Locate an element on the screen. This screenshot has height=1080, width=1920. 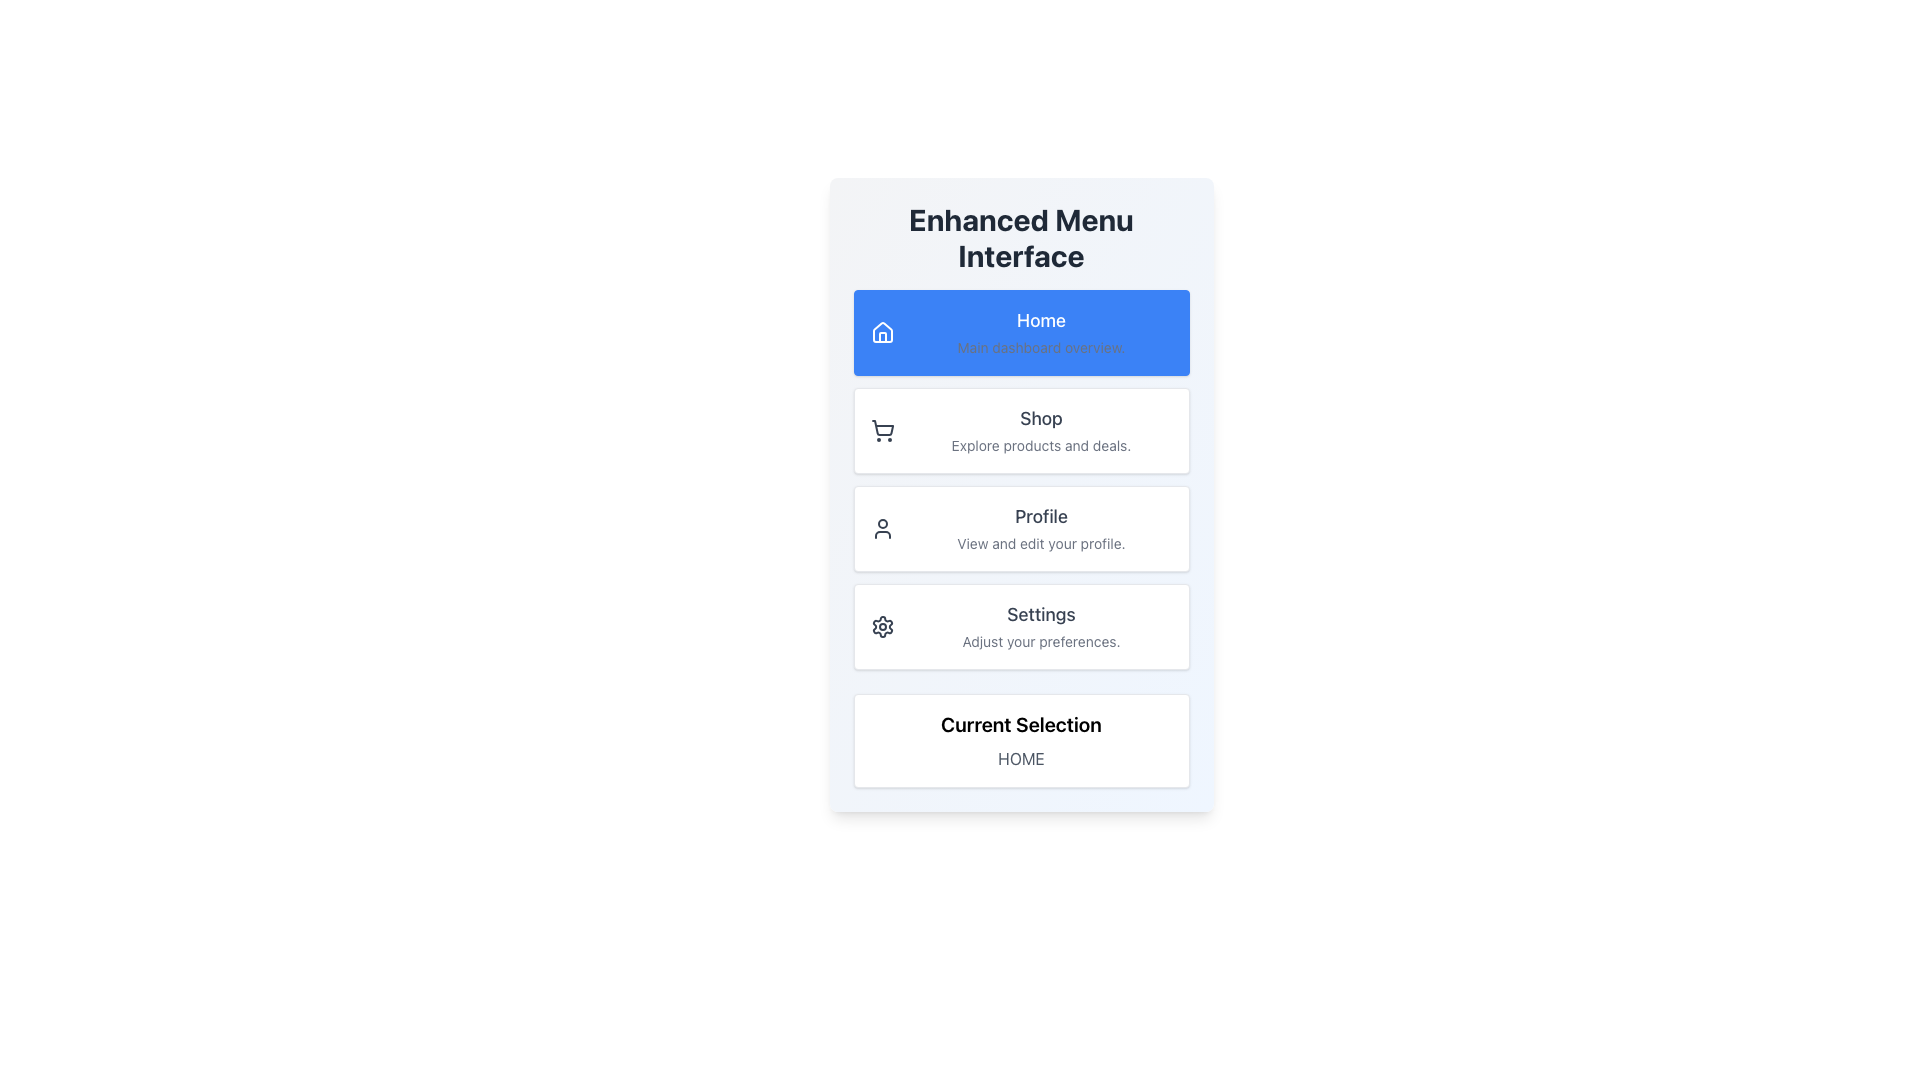
keyboard navigation is located at coordinates (881, 331).